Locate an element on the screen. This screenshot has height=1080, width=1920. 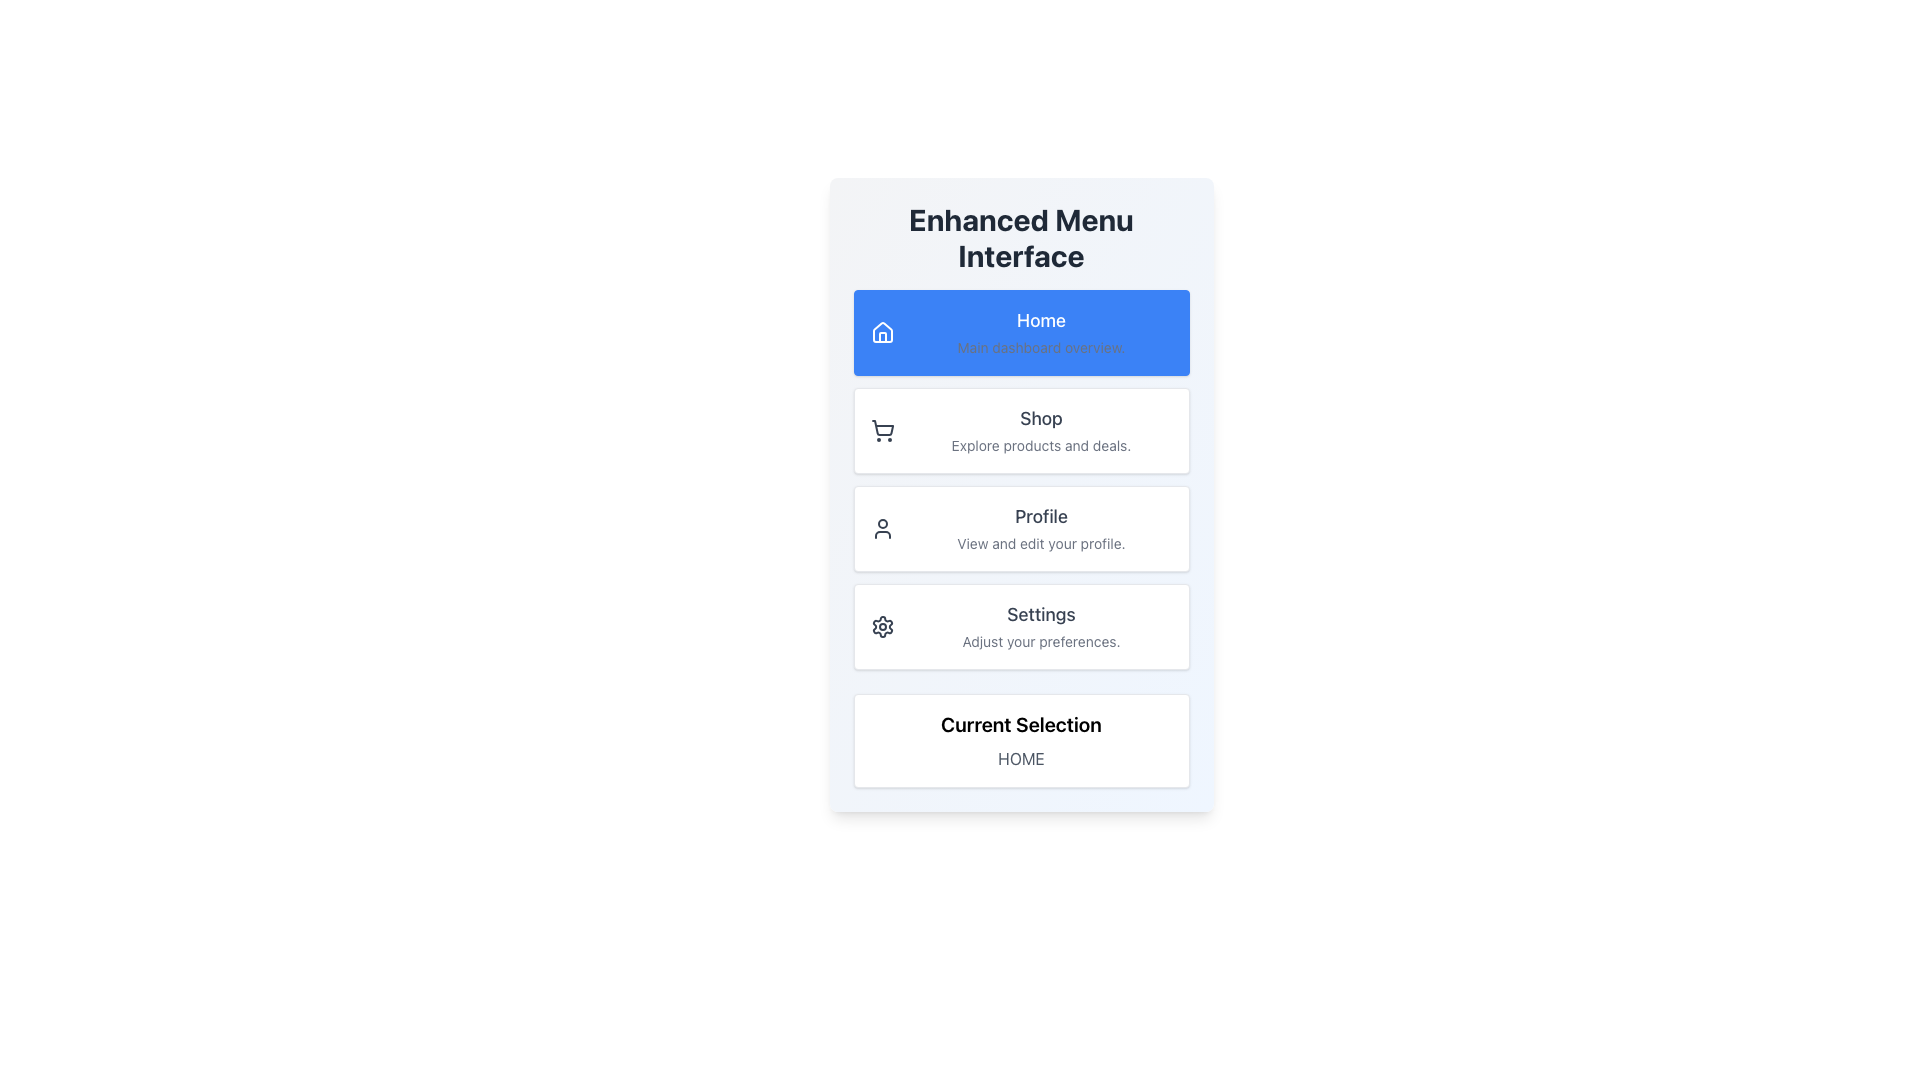
keyboard navigation is located at coordinates (881, 331).